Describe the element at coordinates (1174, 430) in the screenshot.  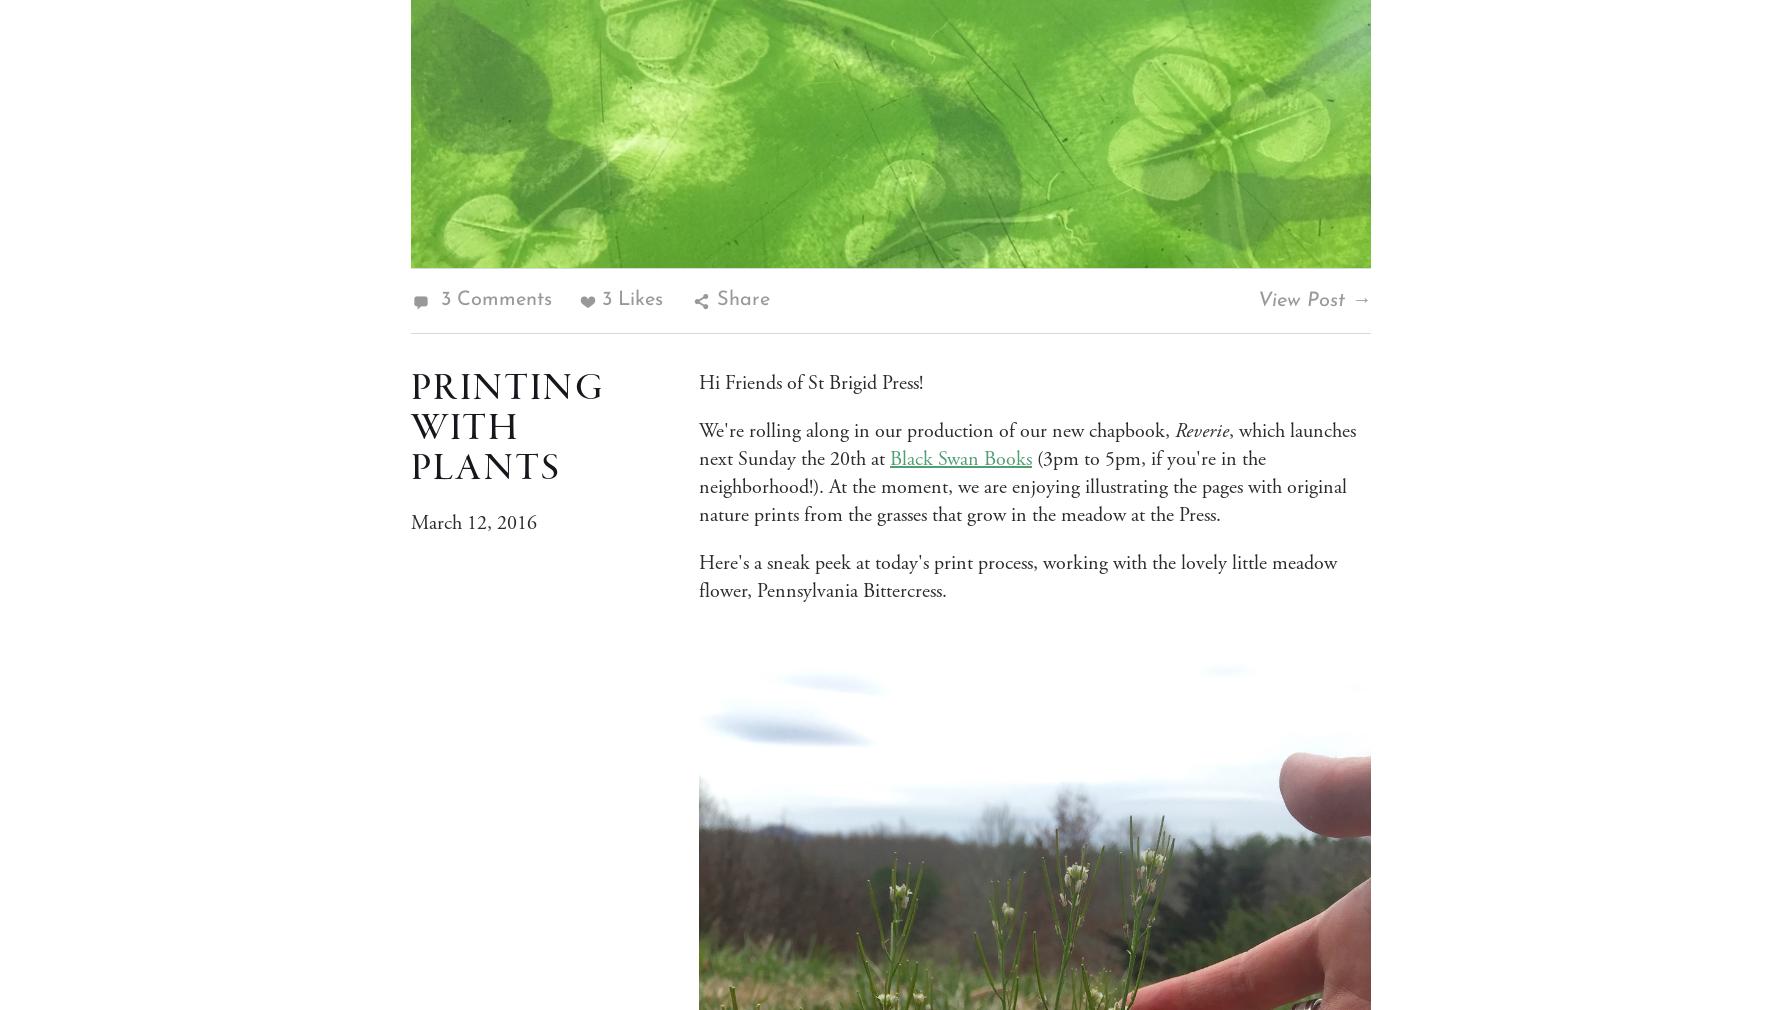
I see `'Reverie'` at that location.